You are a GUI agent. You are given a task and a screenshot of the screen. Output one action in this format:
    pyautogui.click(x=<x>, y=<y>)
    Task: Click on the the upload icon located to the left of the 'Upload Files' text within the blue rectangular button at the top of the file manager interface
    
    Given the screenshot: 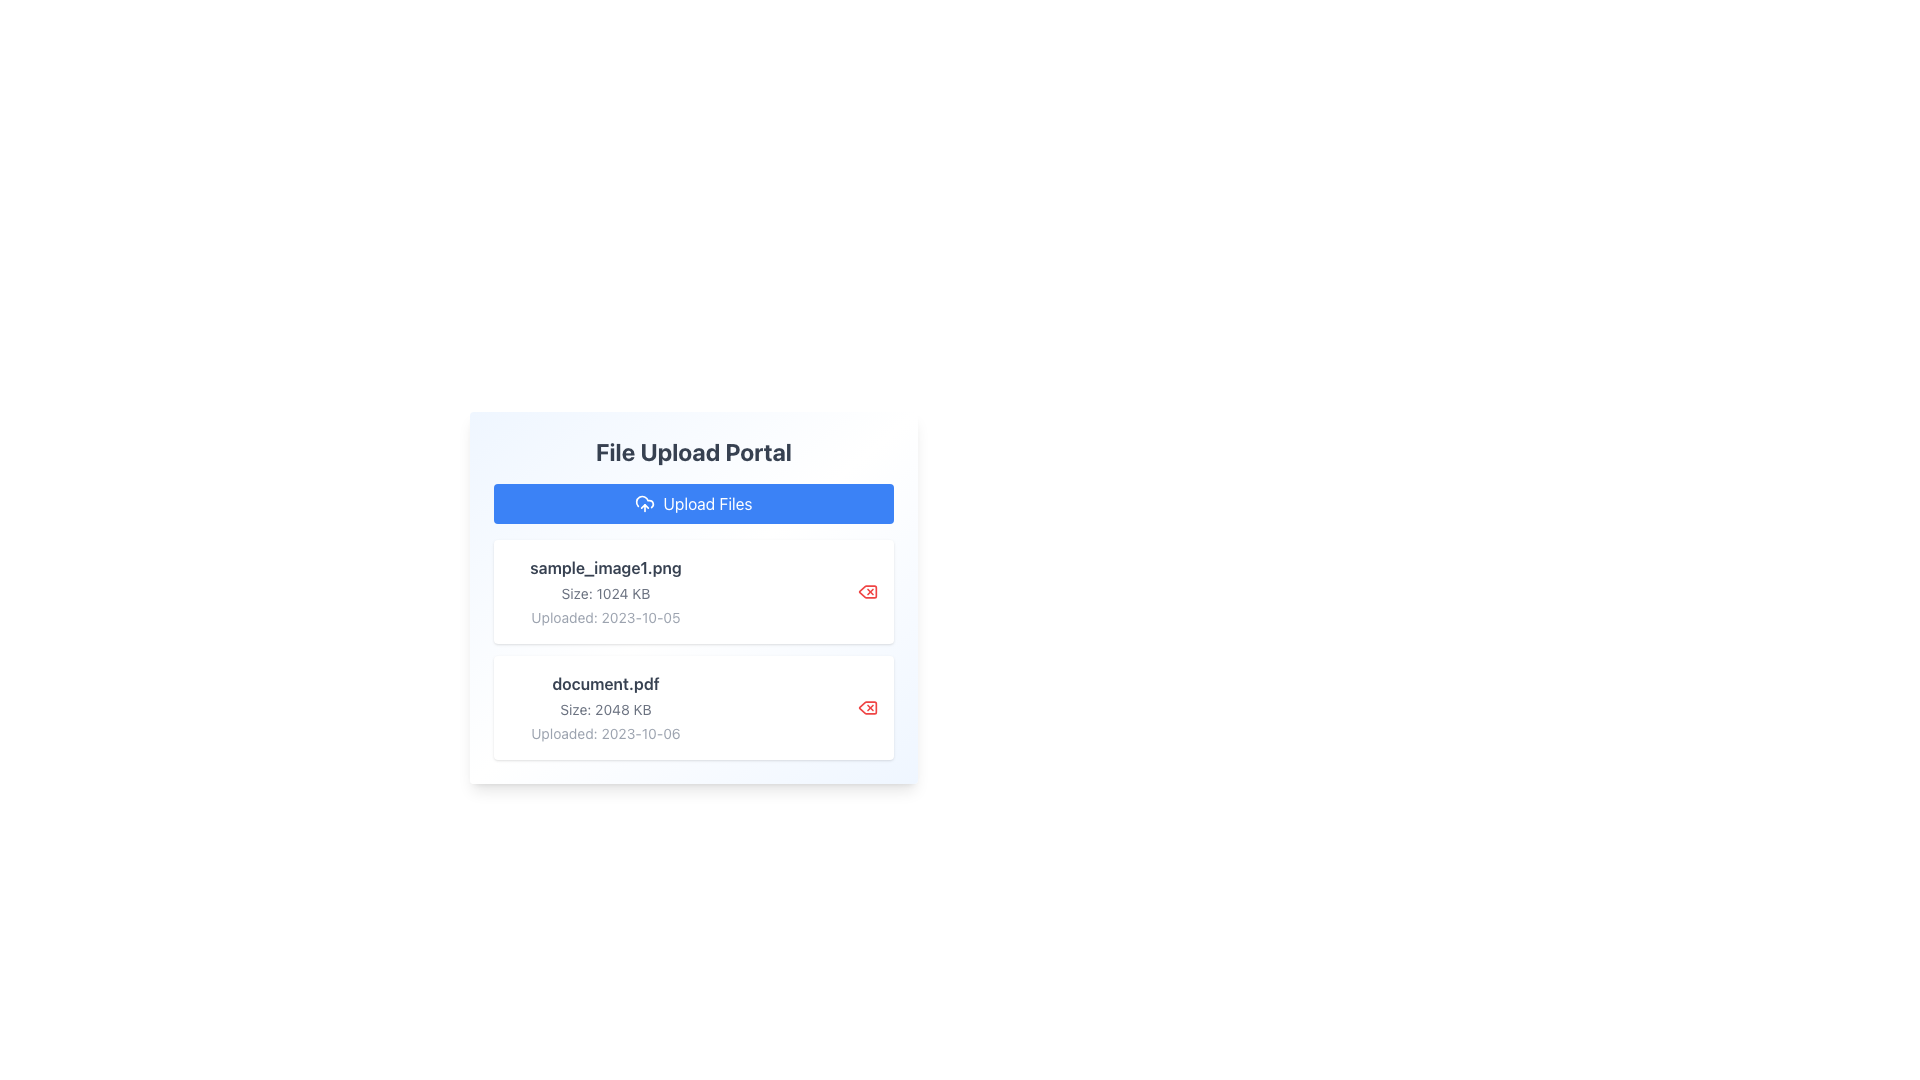 What is the action you would take?
    pyautogui.click(x=645, y=503)
    